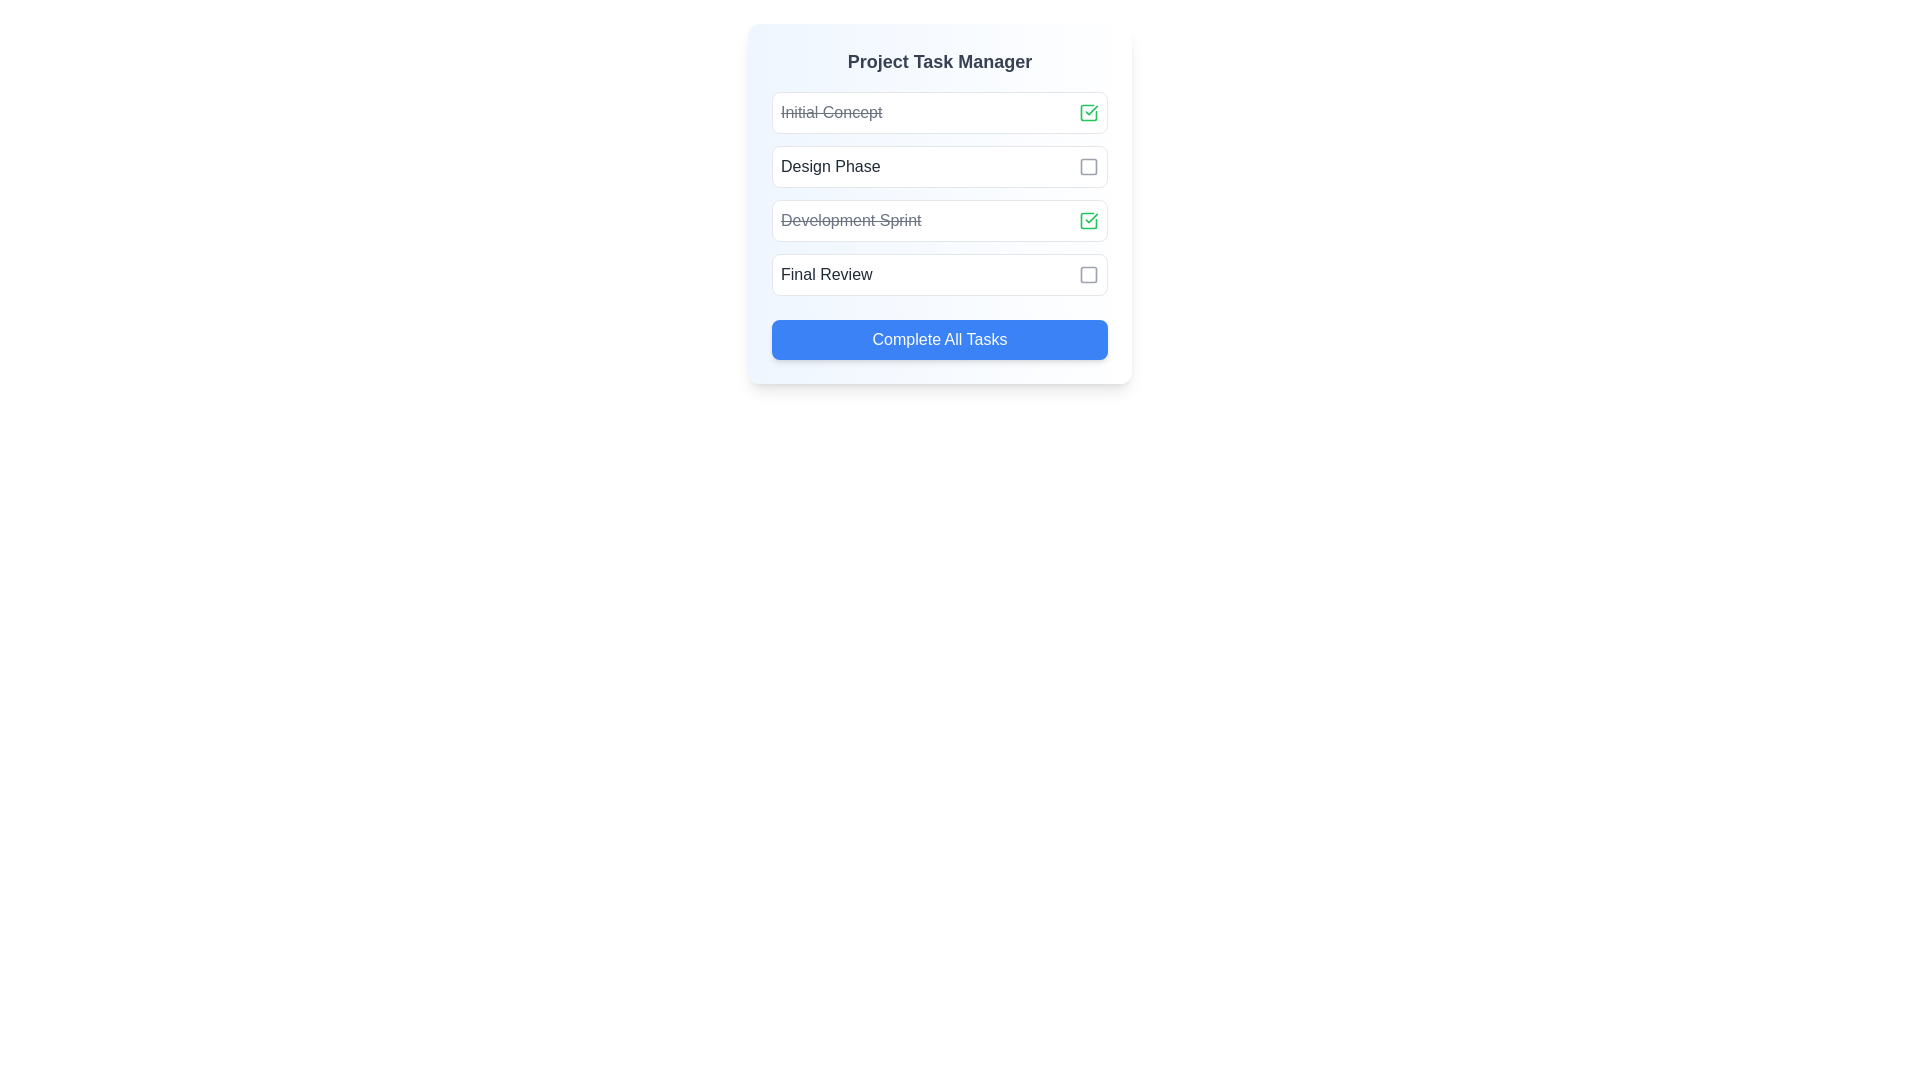 The width and height of the screenshot is (1920, 1080). Describe the element at coordinates (1088, 274) in the screenshot. I see `the checkbox icon next to the text 'Final Review'` at that location.